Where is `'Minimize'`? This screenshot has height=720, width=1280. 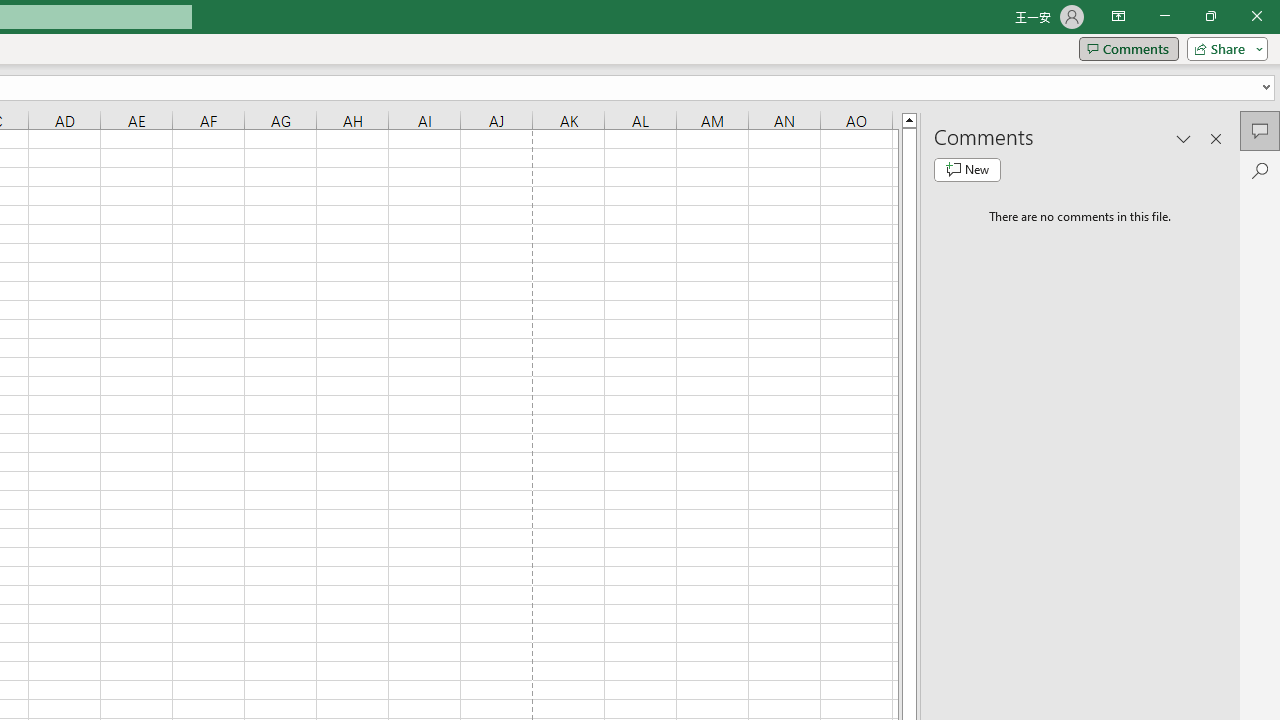
'Minimize' is located at coordinates (1164, 16).